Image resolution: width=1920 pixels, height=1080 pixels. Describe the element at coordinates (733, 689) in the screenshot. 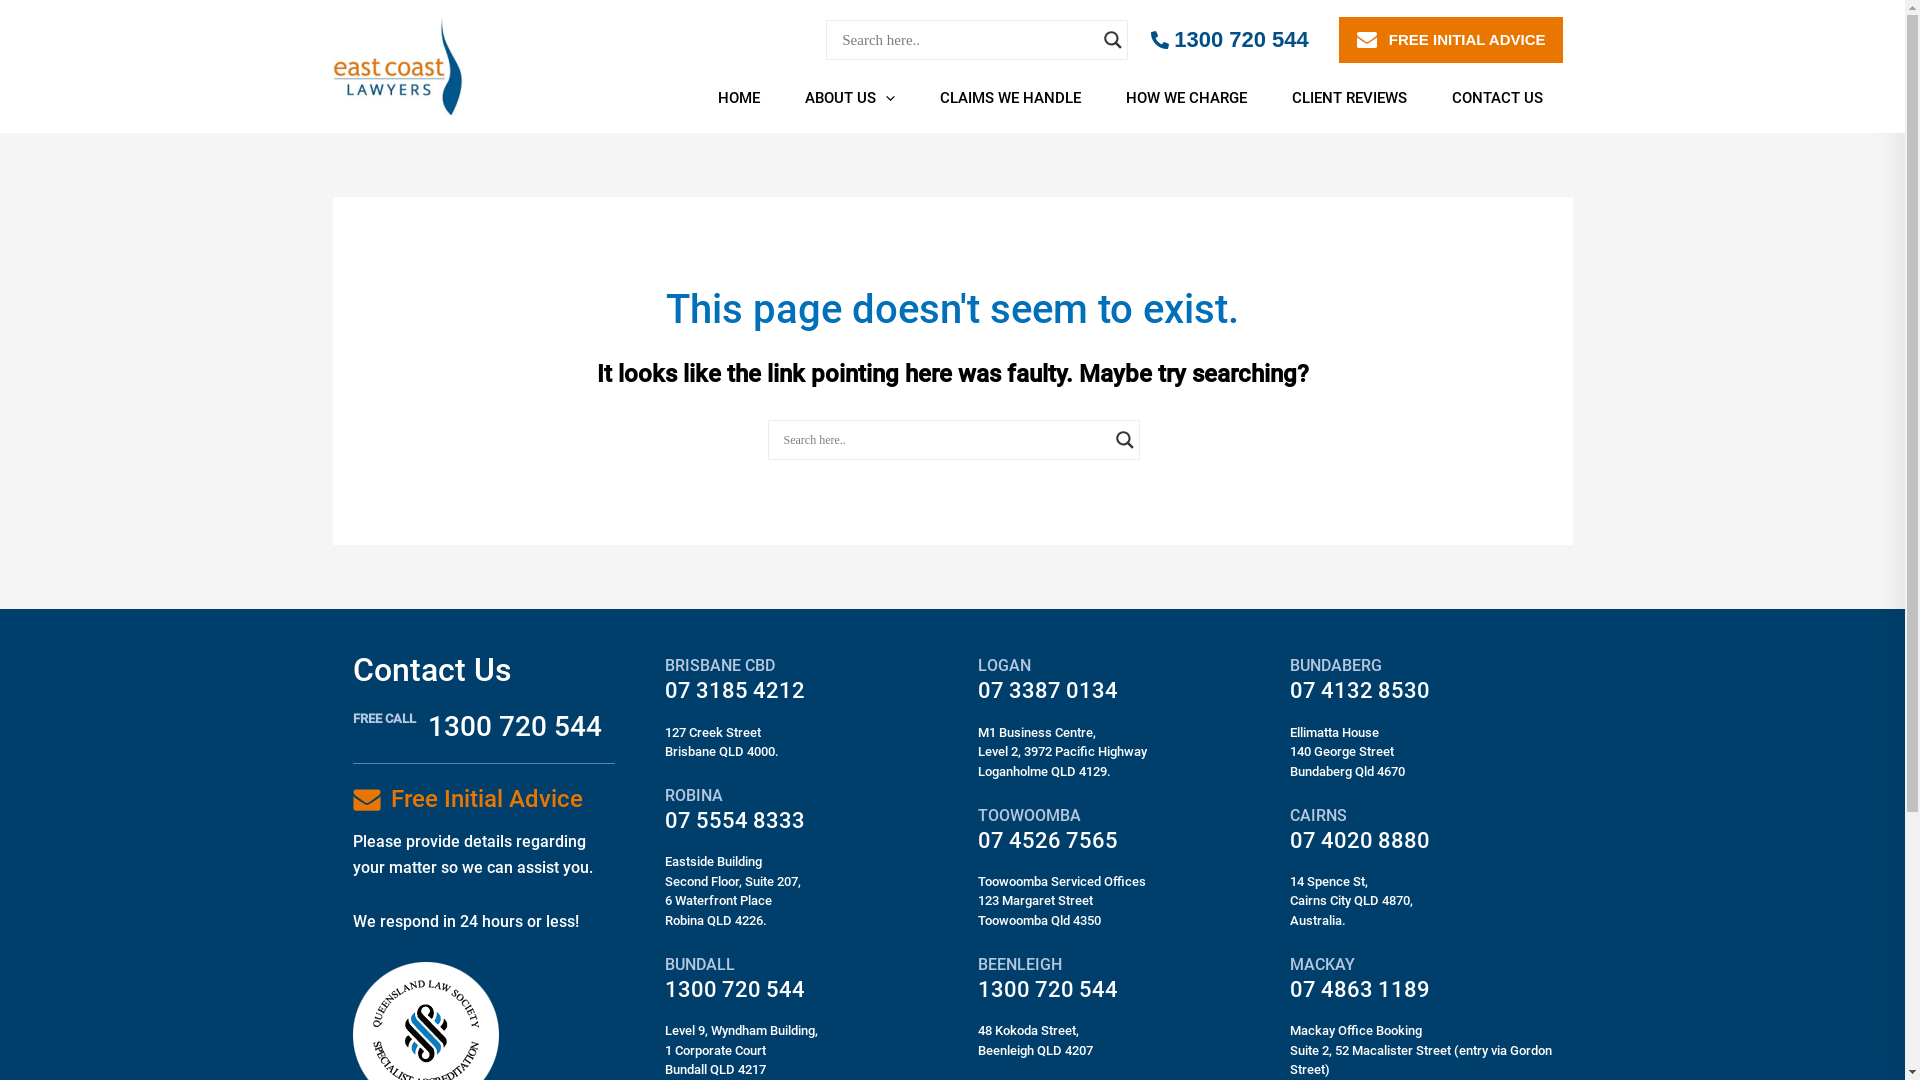

I see `'07 3185 4212'` at that location.